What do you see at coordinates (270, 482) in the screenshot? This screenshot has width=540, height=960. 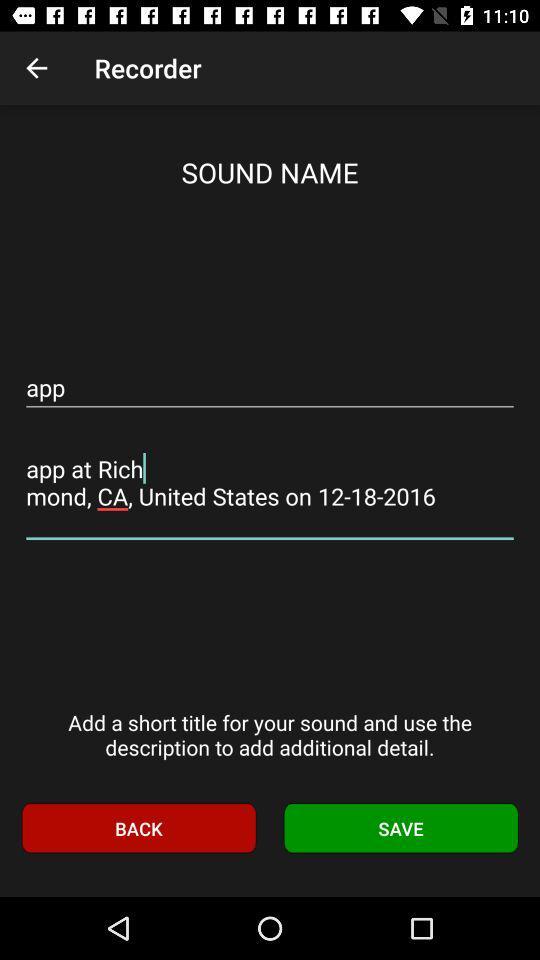 I see `the item above add a short item` at bounding box center [270, 482].